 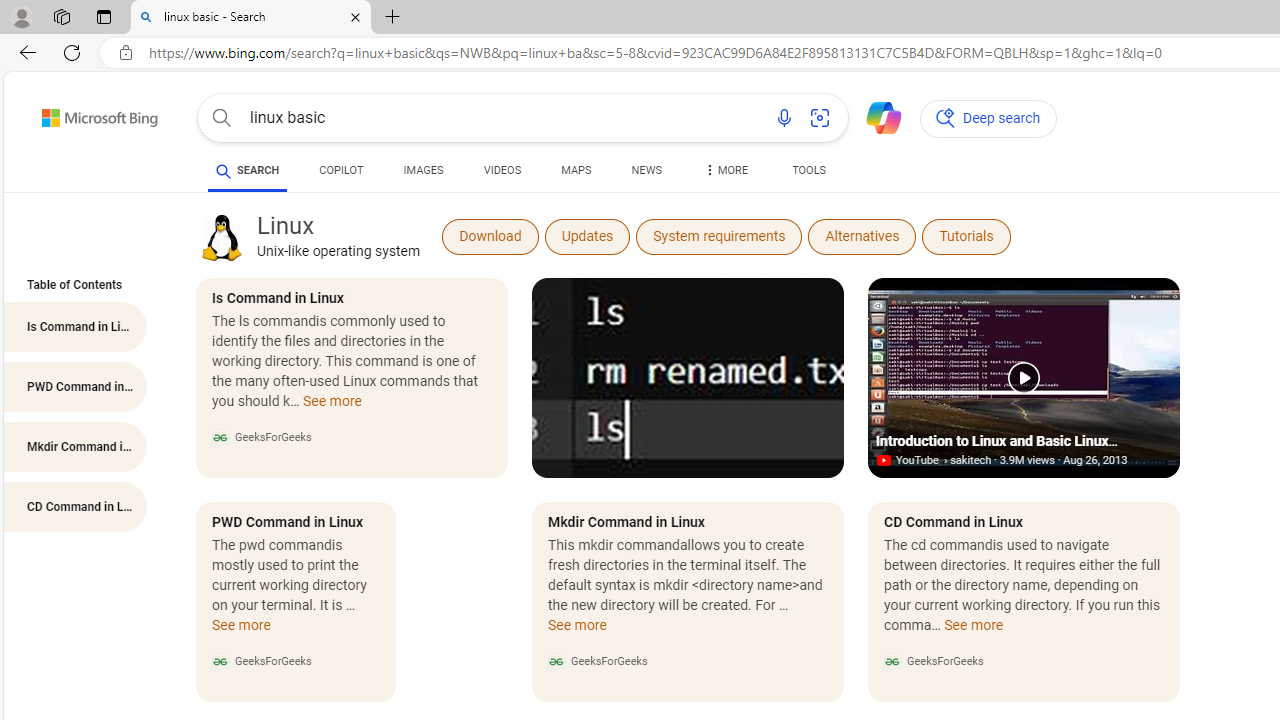 I want to click on 'NEWS', so click(x=646, y=172).